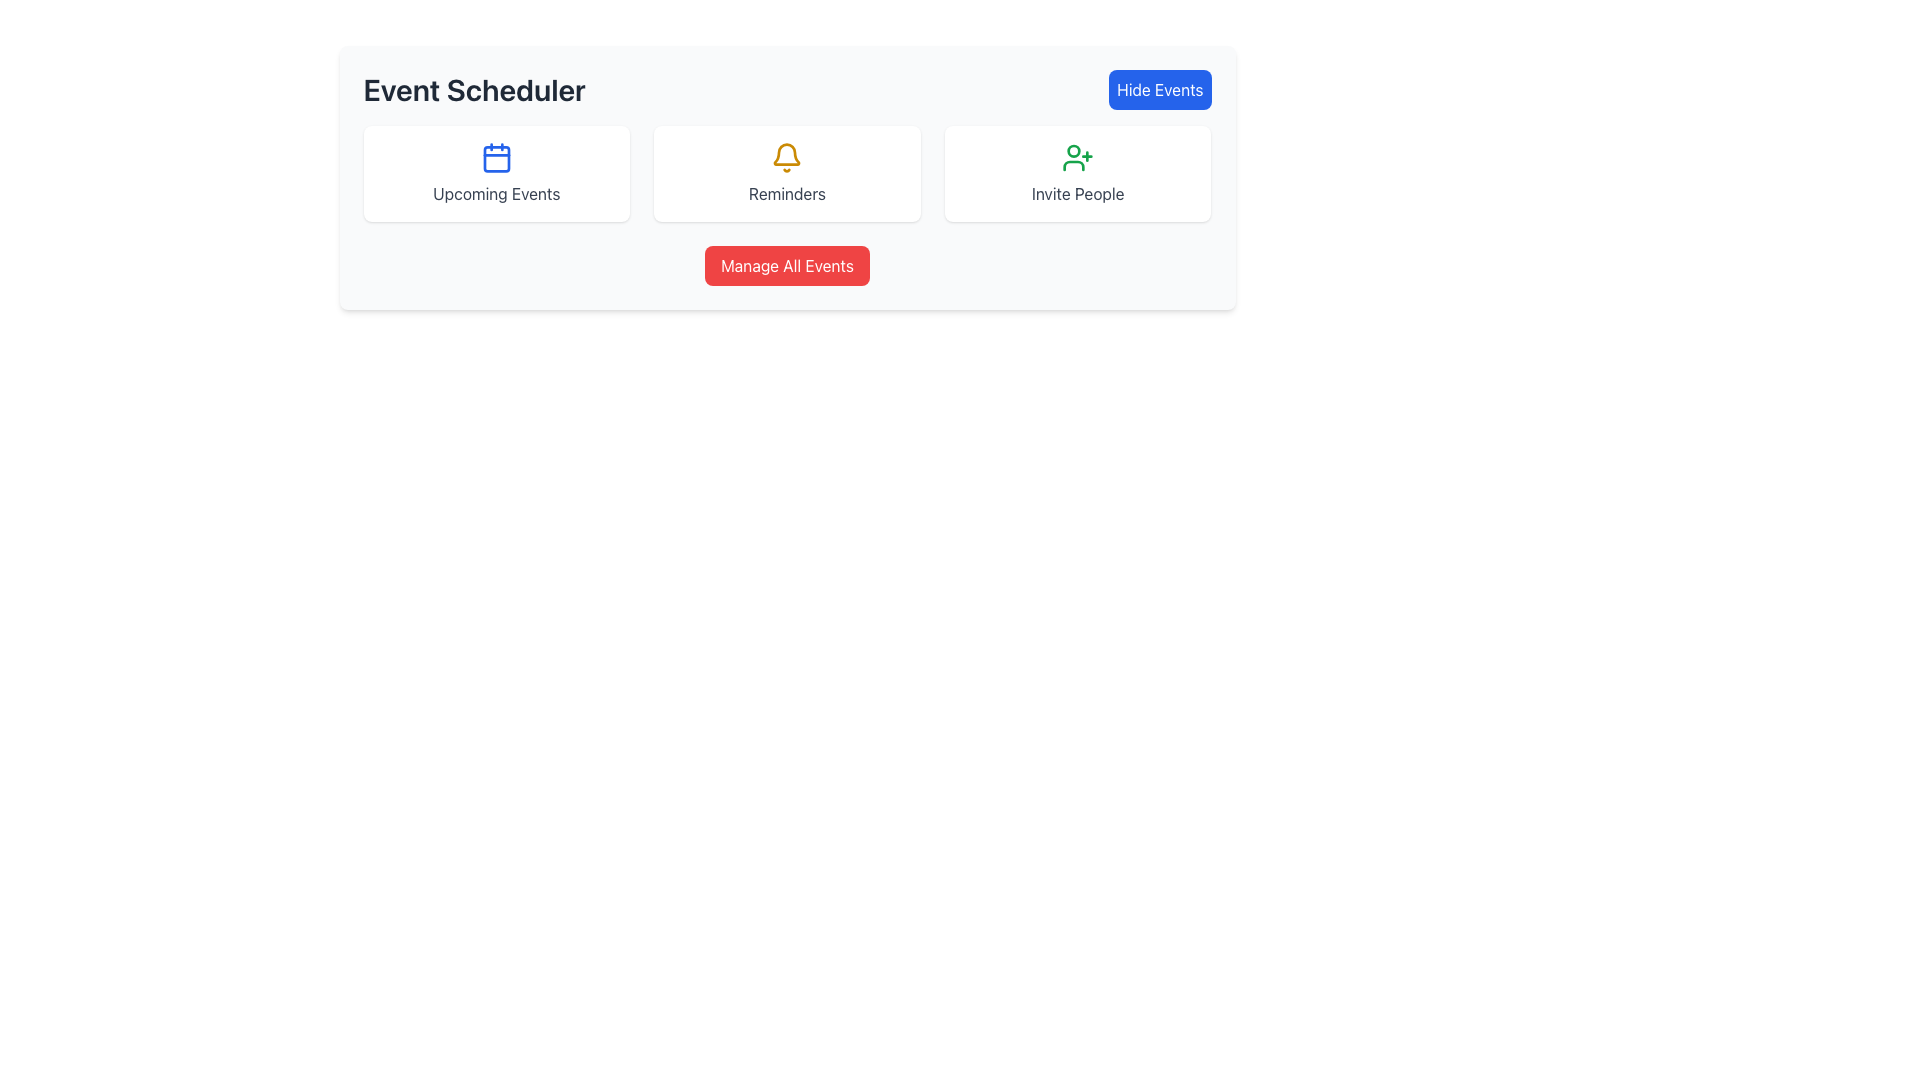 The image size is (1920, 1080). What do you see at coordinates (1077, 172) in the screenshot?
I see `the 'Invite People' button, which is the third button in a row of three, featuring a green icon of a person with a plus sign and labeled with gray text` at bounding box center [1077, 172].